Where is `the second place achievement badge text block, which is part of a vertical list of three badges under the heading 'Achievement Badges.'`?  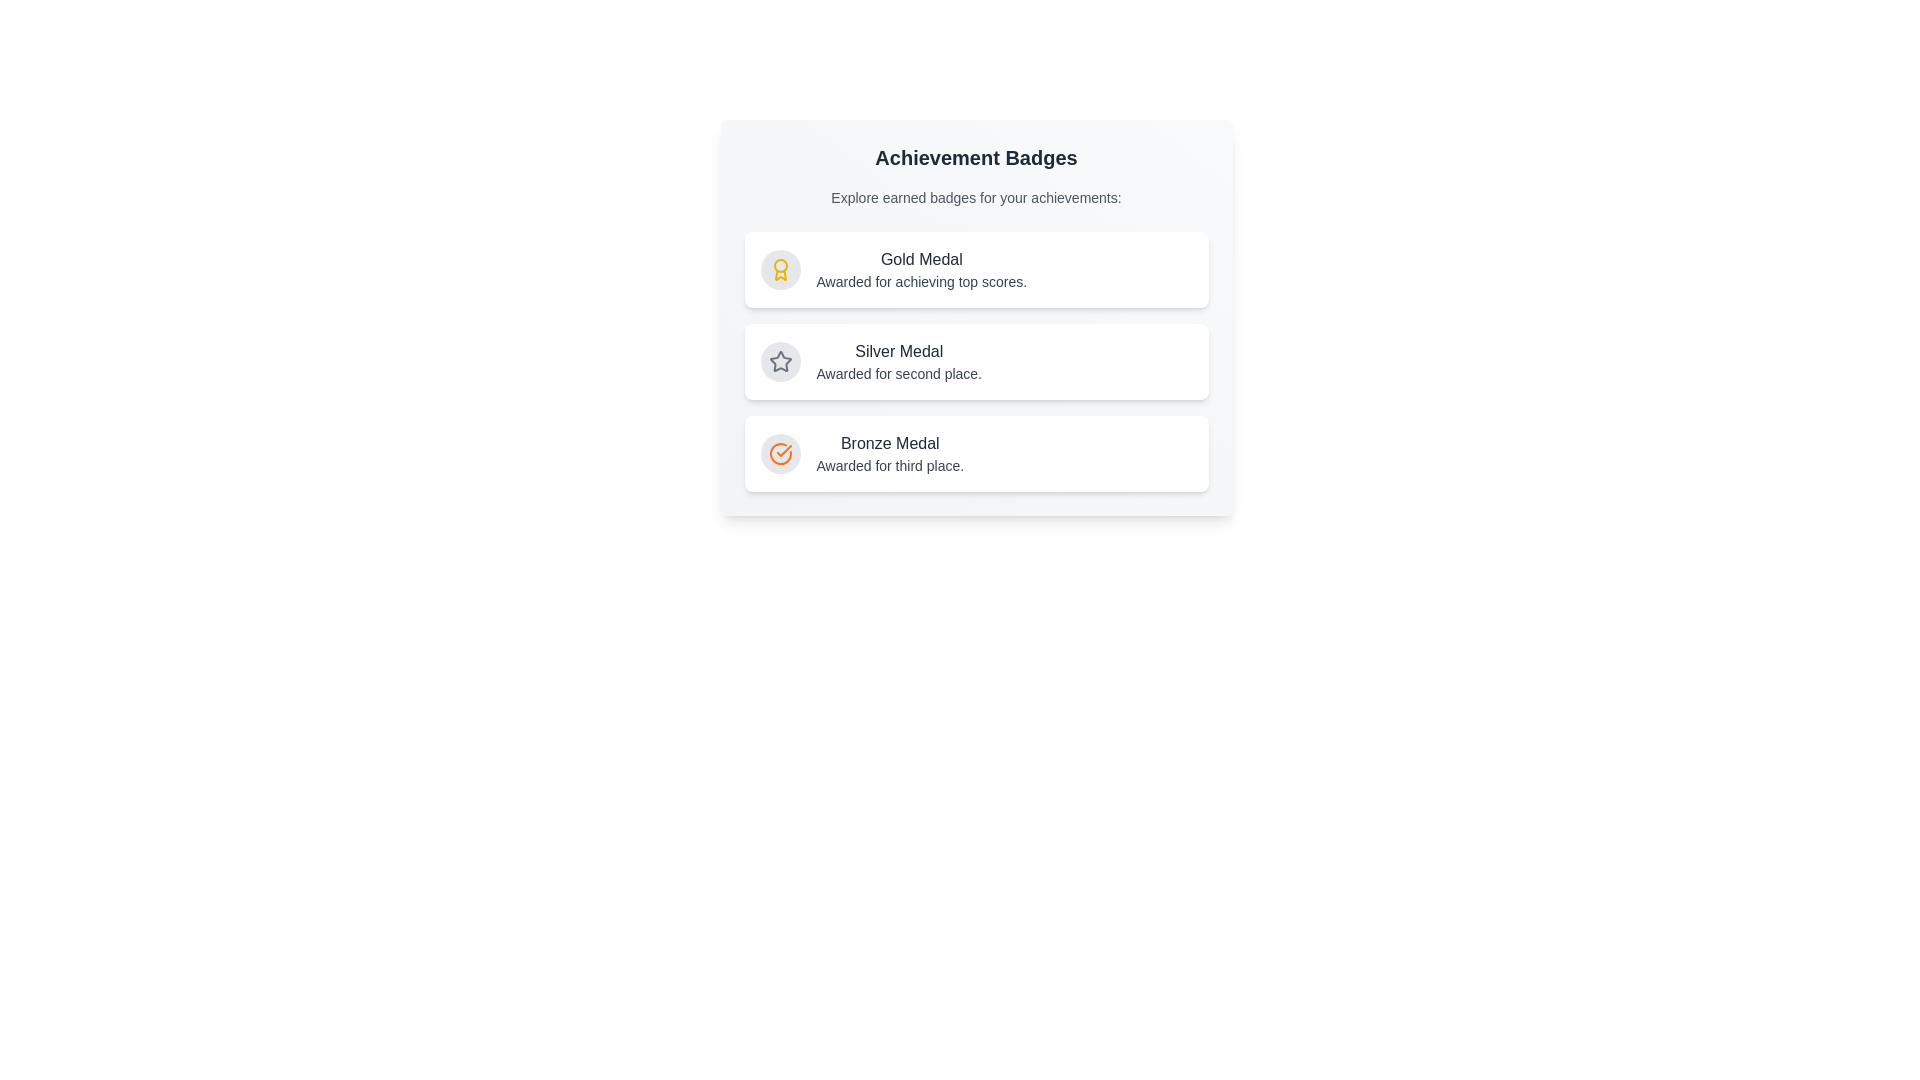
the second place achievement badge text block, which is part of a vertical list of three badges under the heading 'Achievement Badges.' is located at coordinates (898, 362).